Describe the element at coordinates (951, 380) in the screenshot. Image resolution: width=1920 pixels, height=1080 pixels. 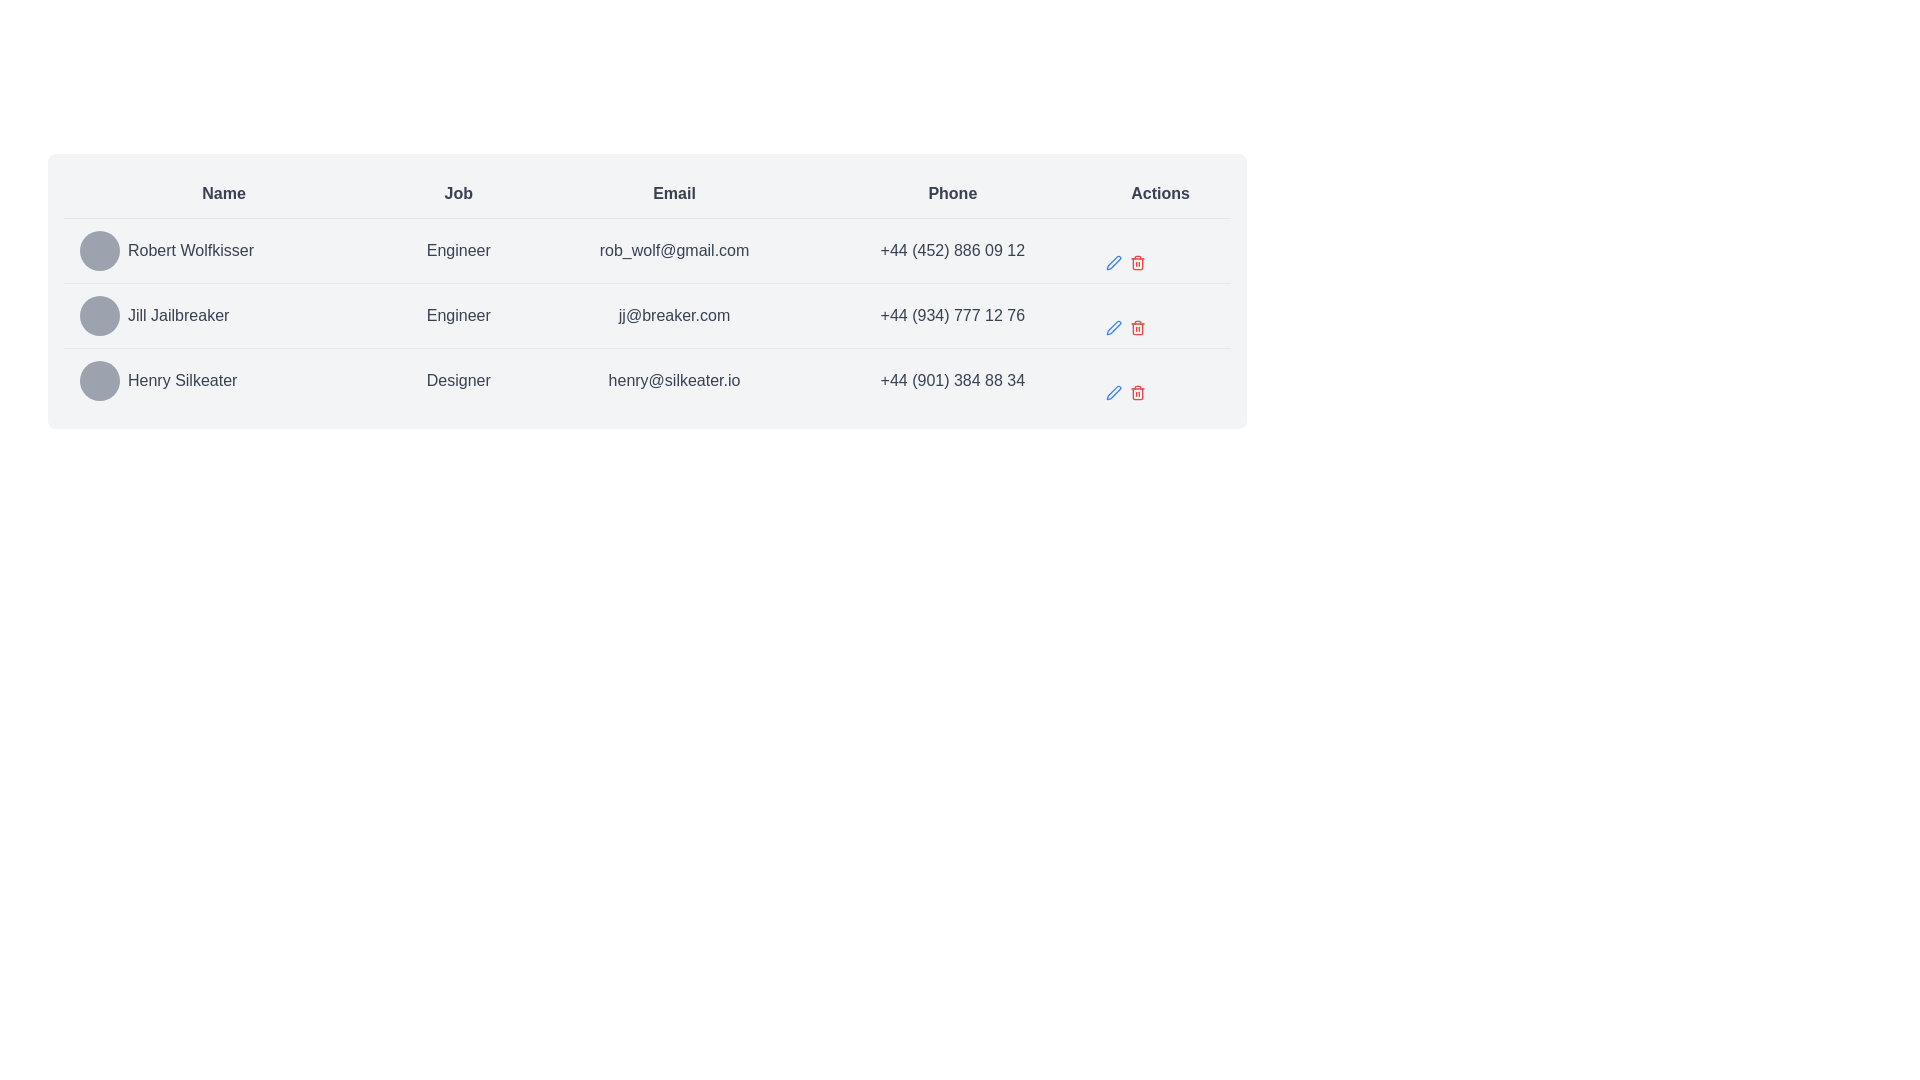
I see `the static text element displaying the phone number for Henry Silkeater located` at that location.